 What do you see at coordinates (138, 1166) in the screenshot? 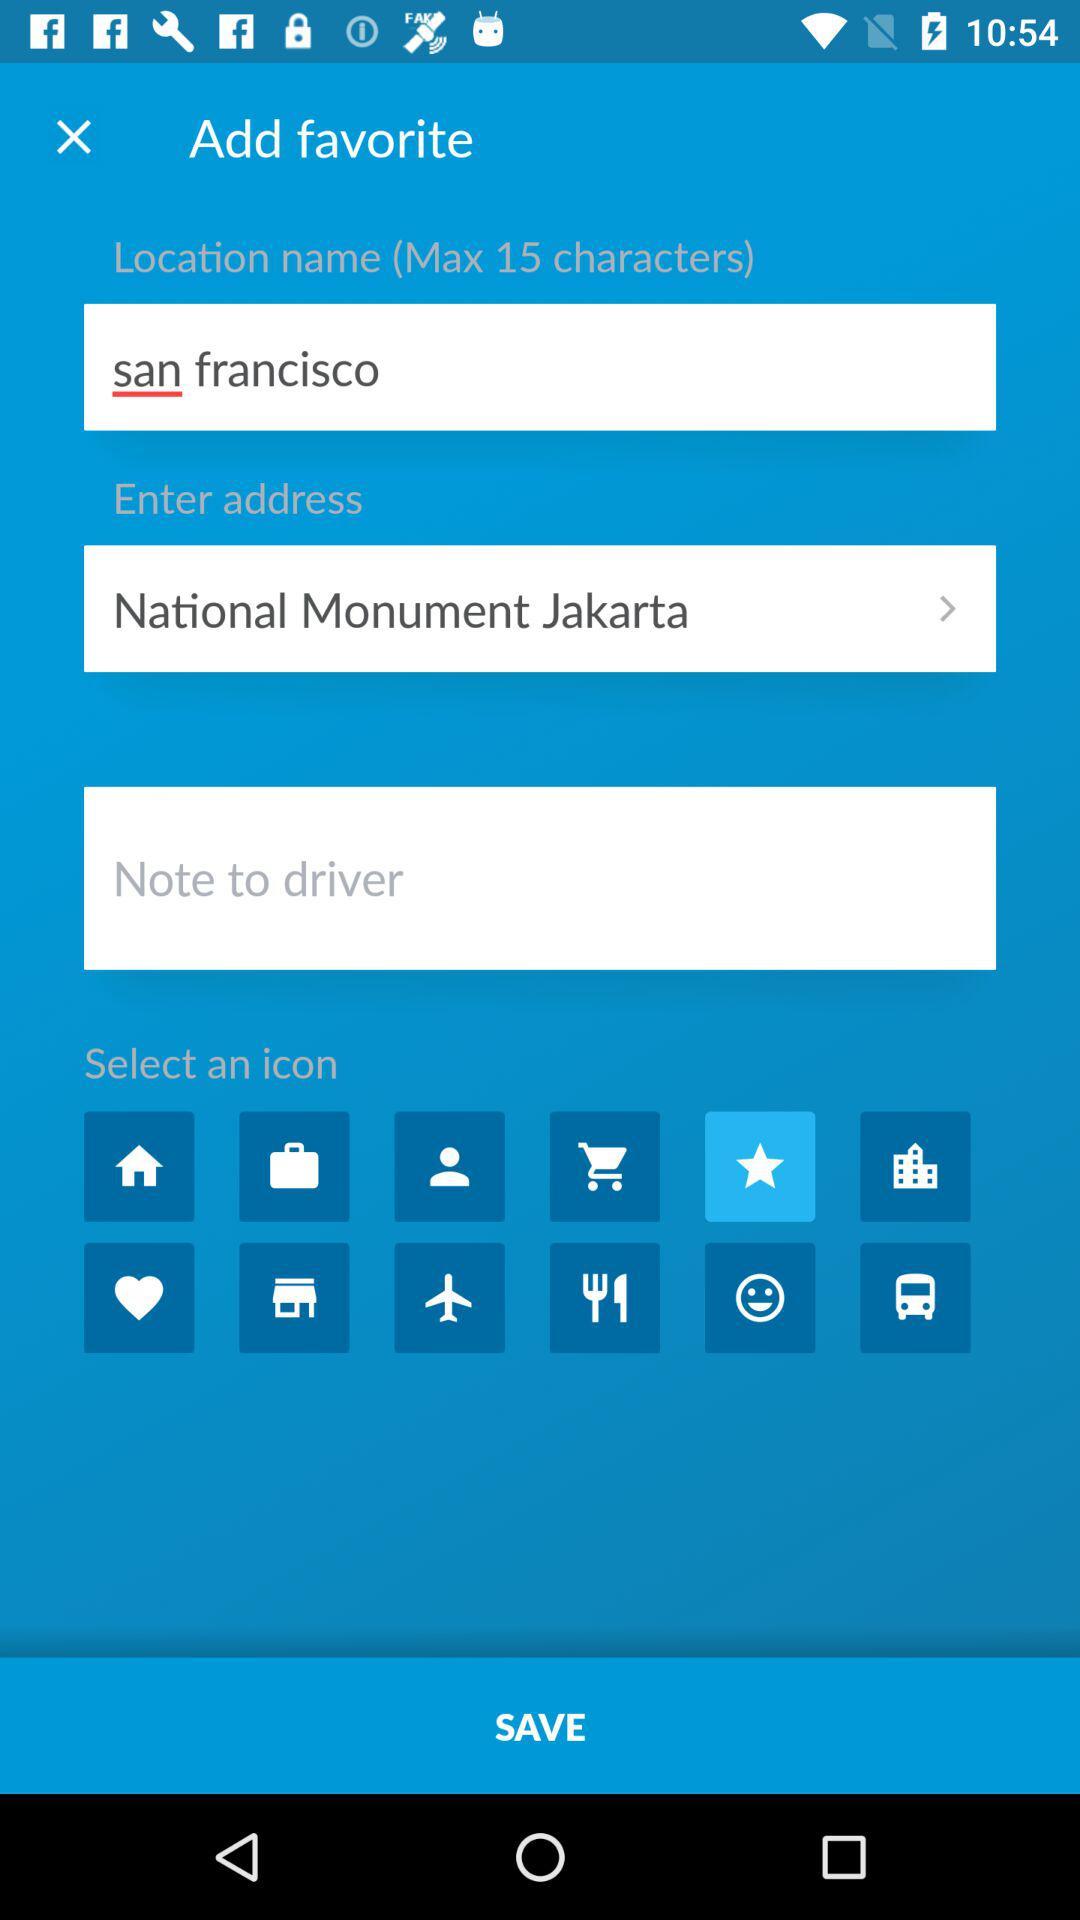
I see `homepage` at bounding box center [138, 1166].